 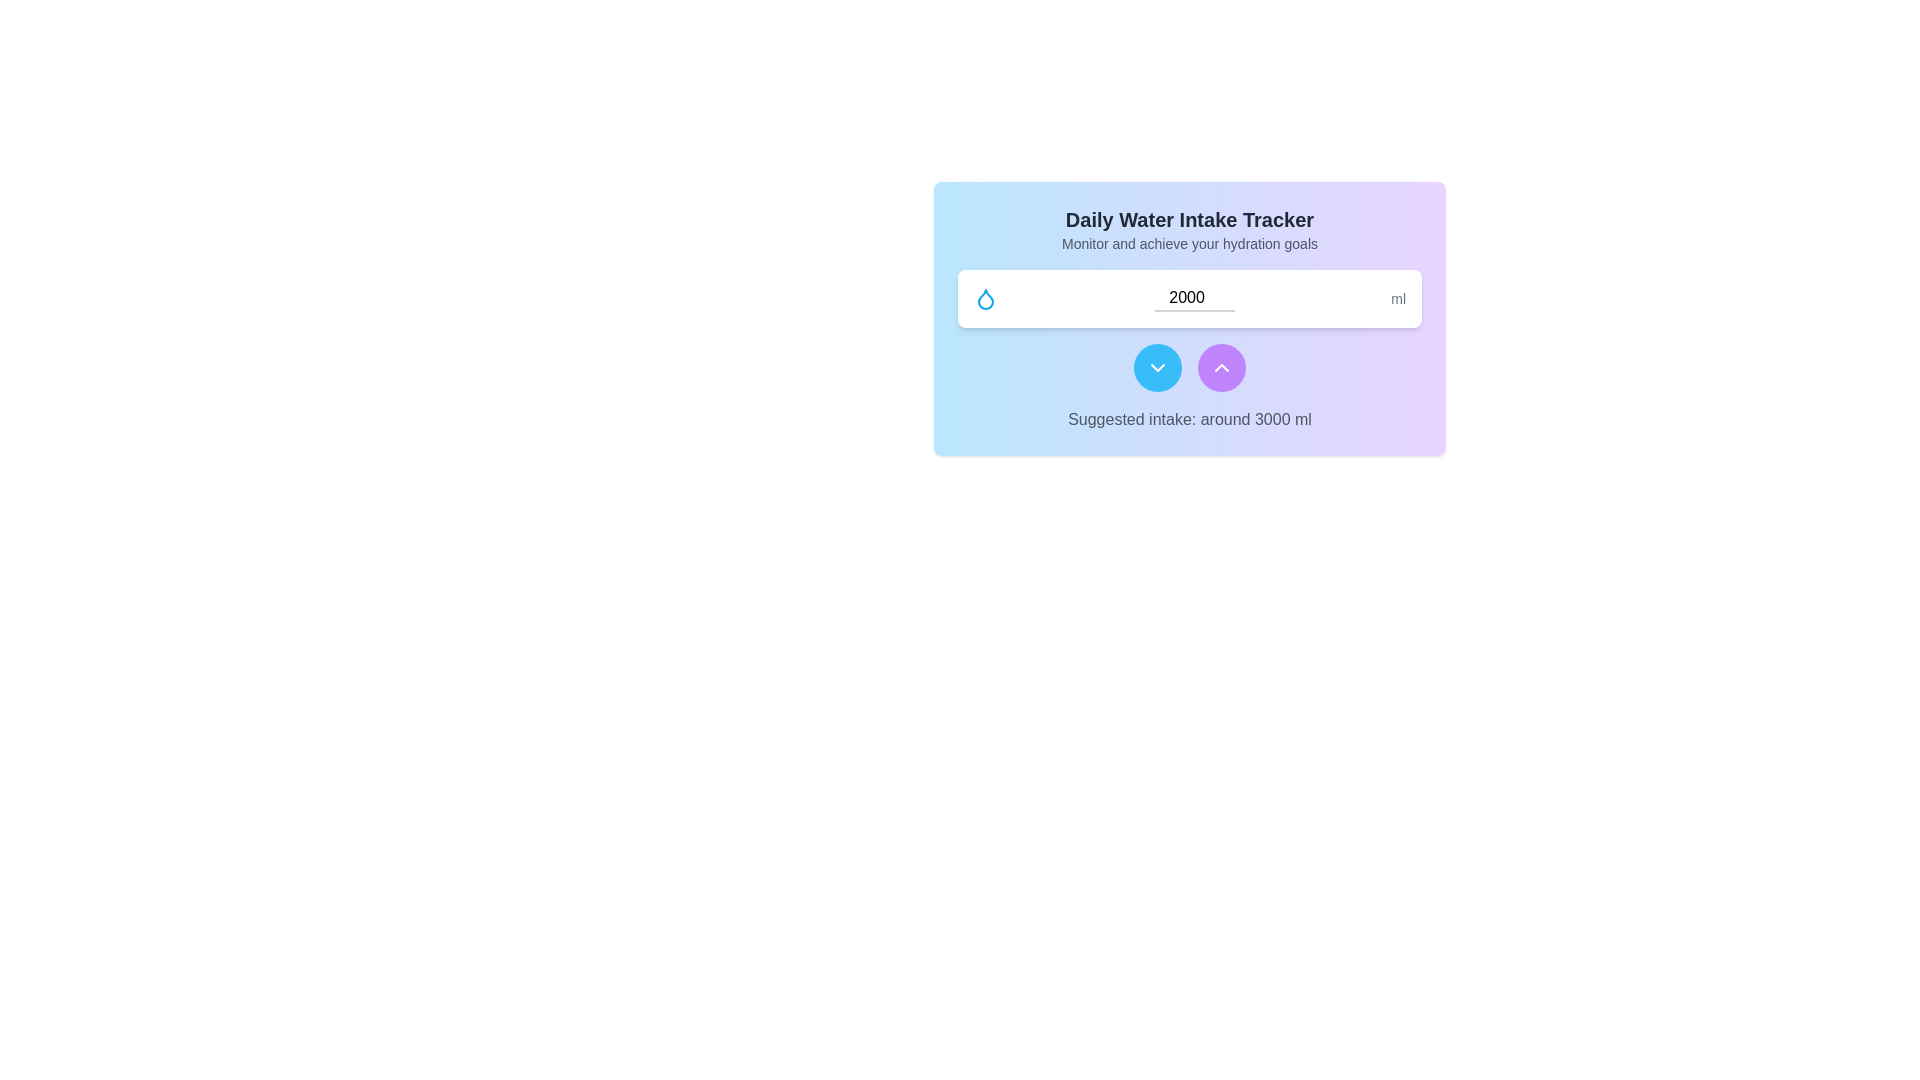 What do you see at coordinates (1194, 299) in the screenshot?
I see `the numeric input field displaying '2000'` at bounding box center [1194, 299].